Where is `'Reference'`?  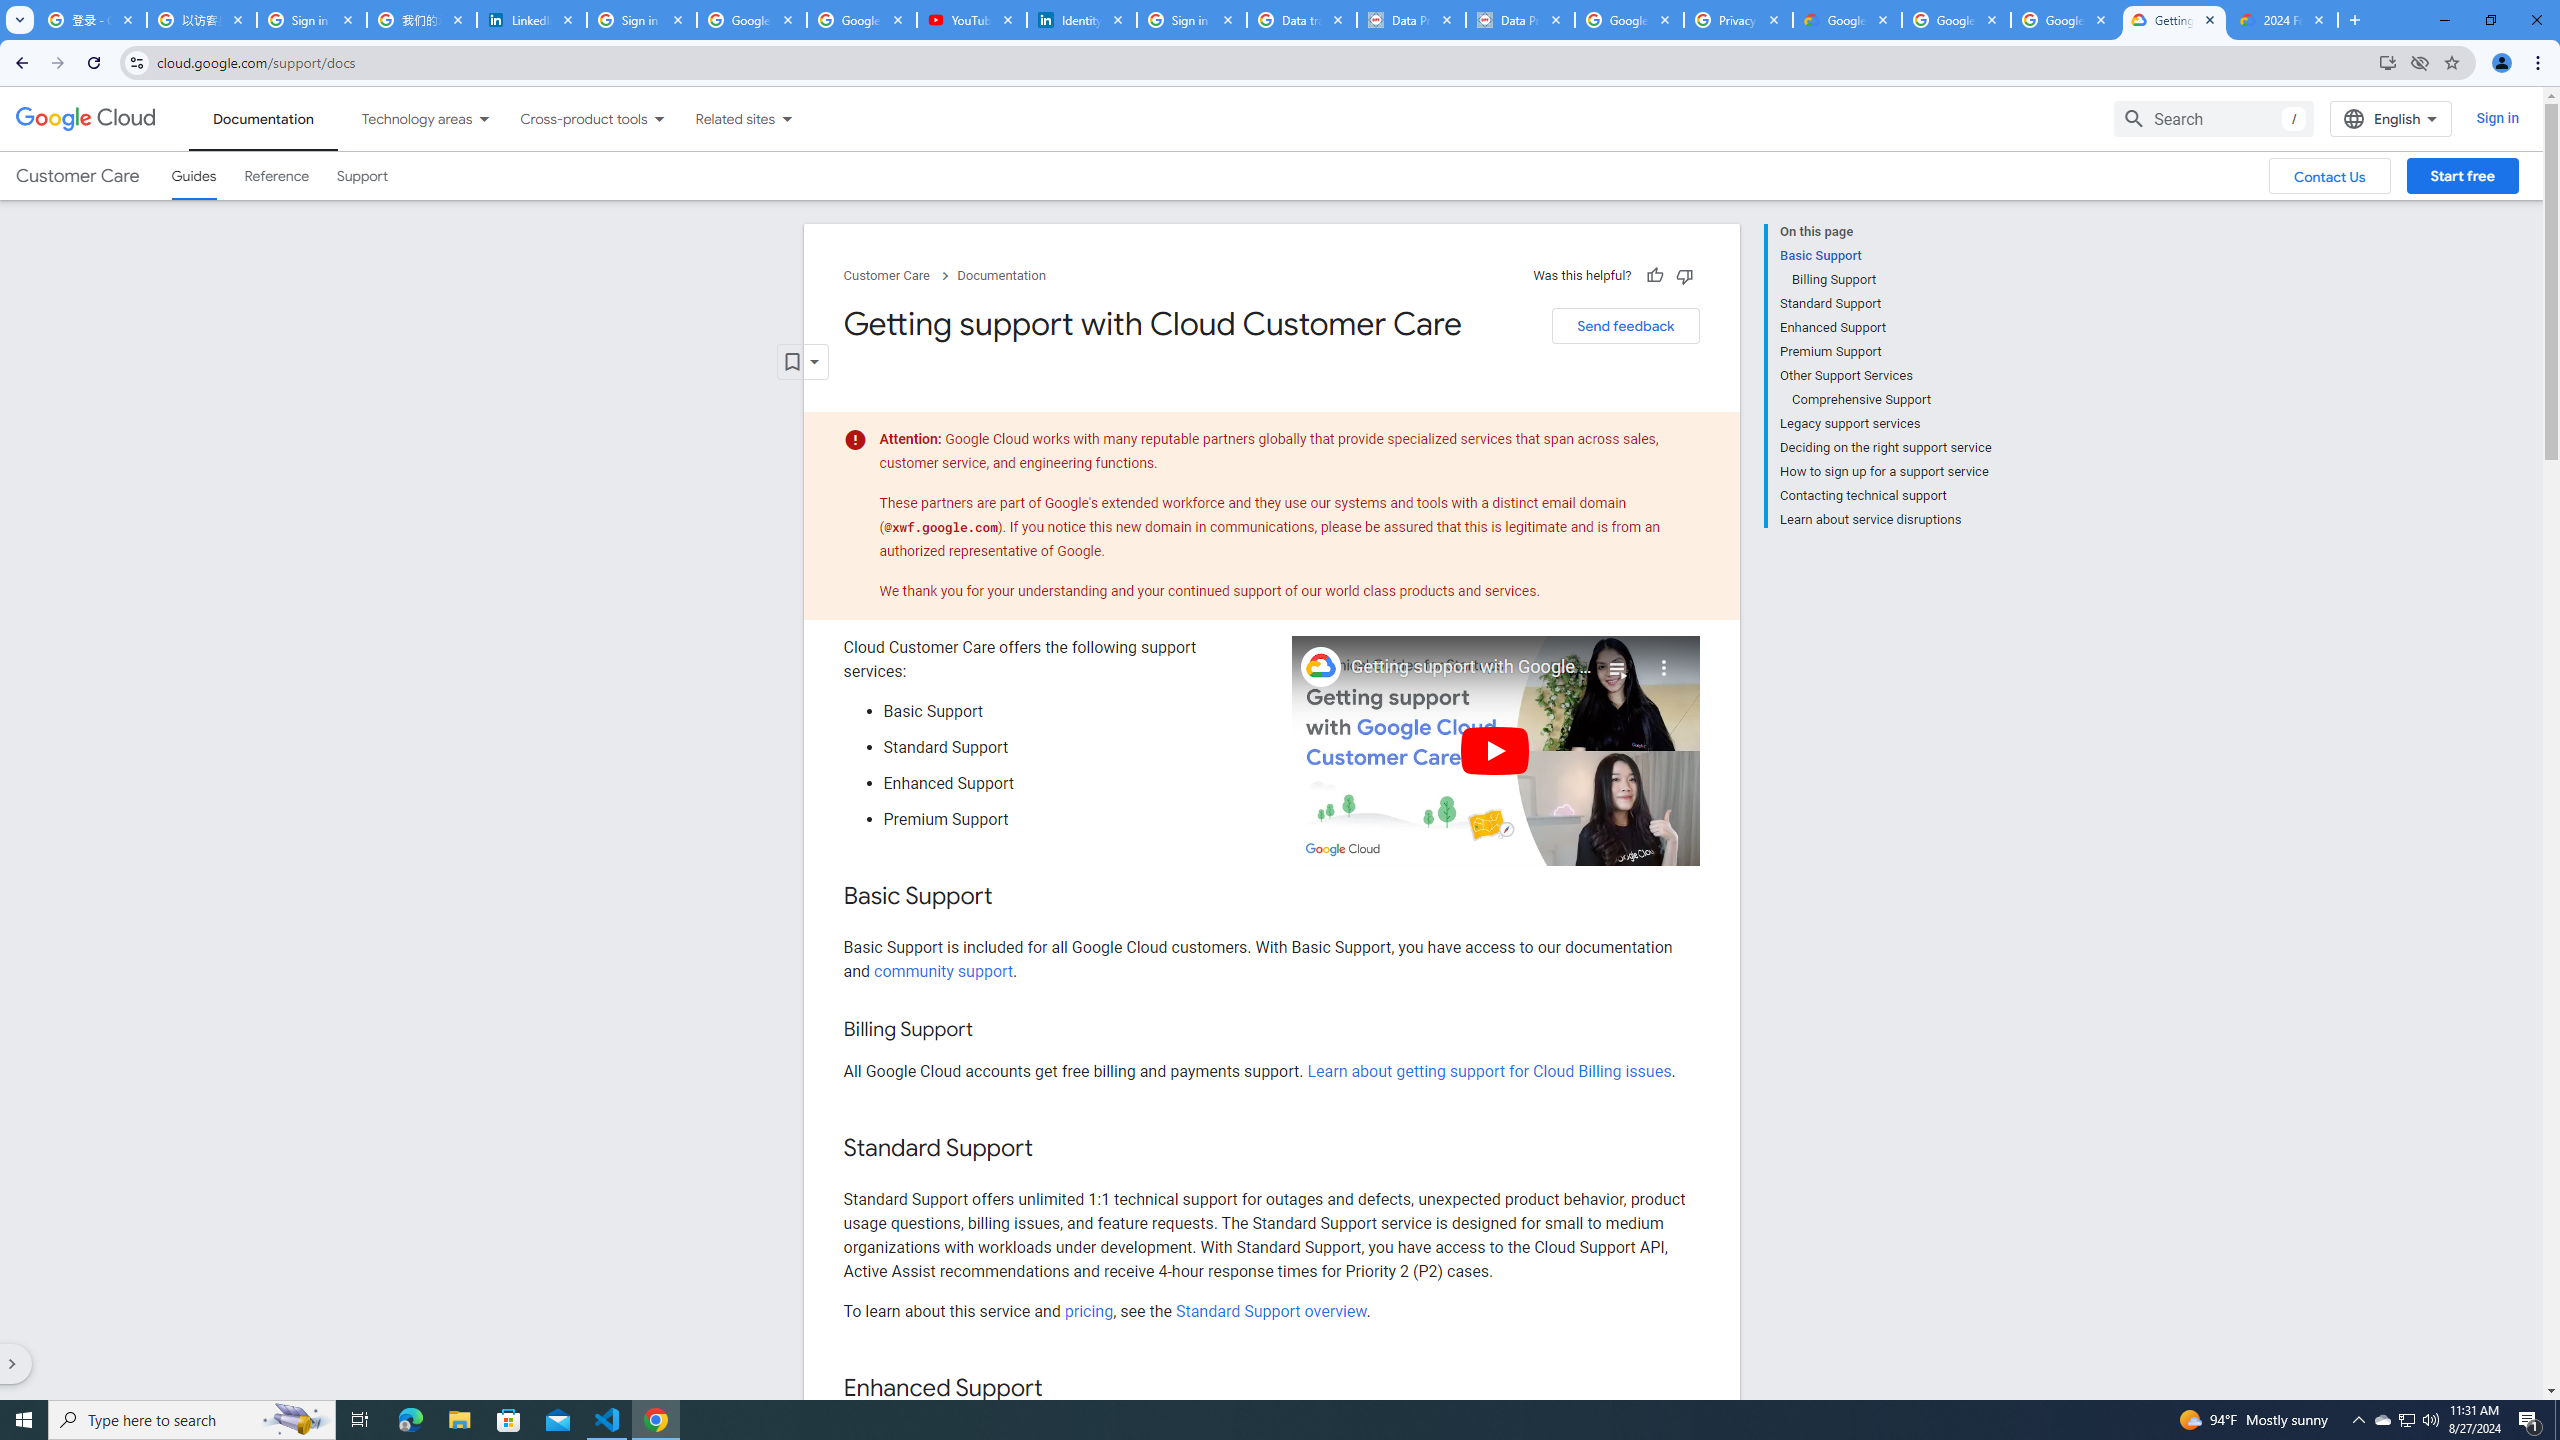
'Reference' is located at coordinates (277, 176).